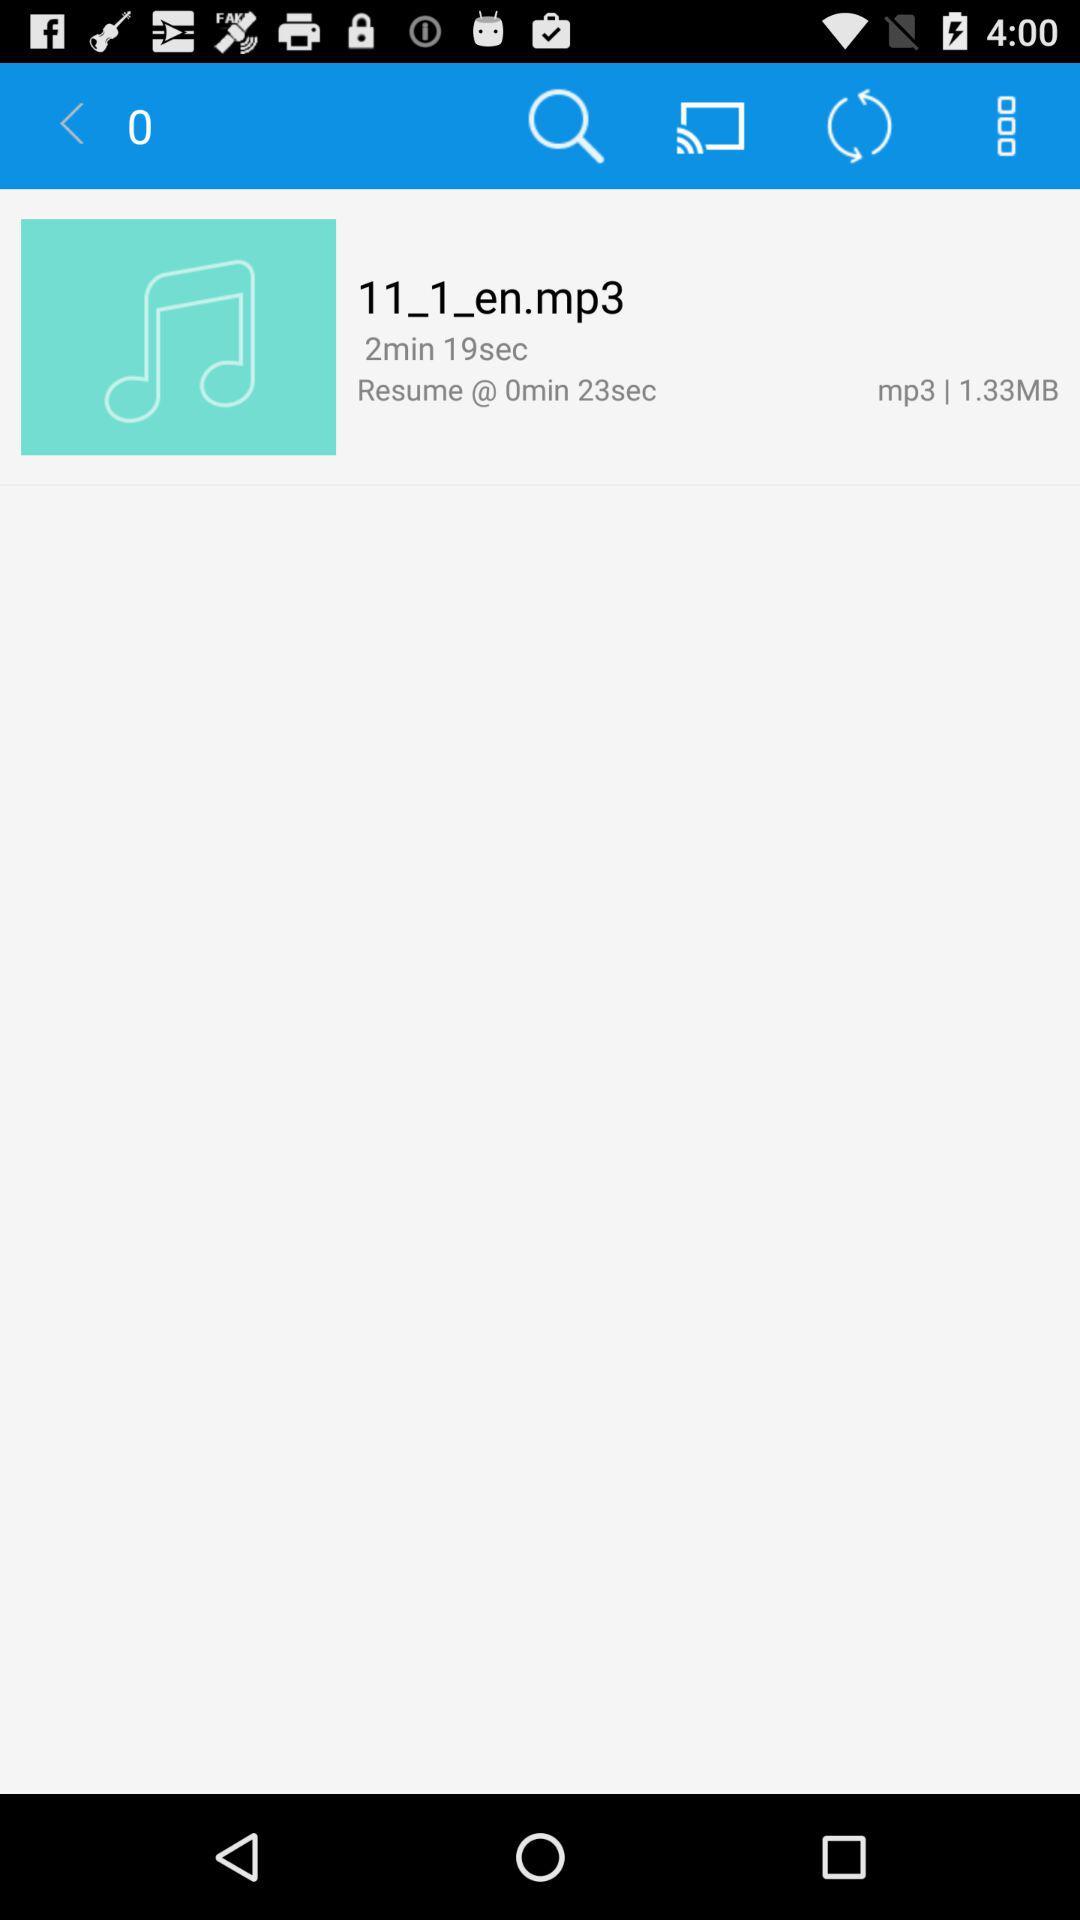 This screenshot has width=1080, height=1920. I want to click on item to the left of 11_1_en.mp3 app, so click(177, 337).